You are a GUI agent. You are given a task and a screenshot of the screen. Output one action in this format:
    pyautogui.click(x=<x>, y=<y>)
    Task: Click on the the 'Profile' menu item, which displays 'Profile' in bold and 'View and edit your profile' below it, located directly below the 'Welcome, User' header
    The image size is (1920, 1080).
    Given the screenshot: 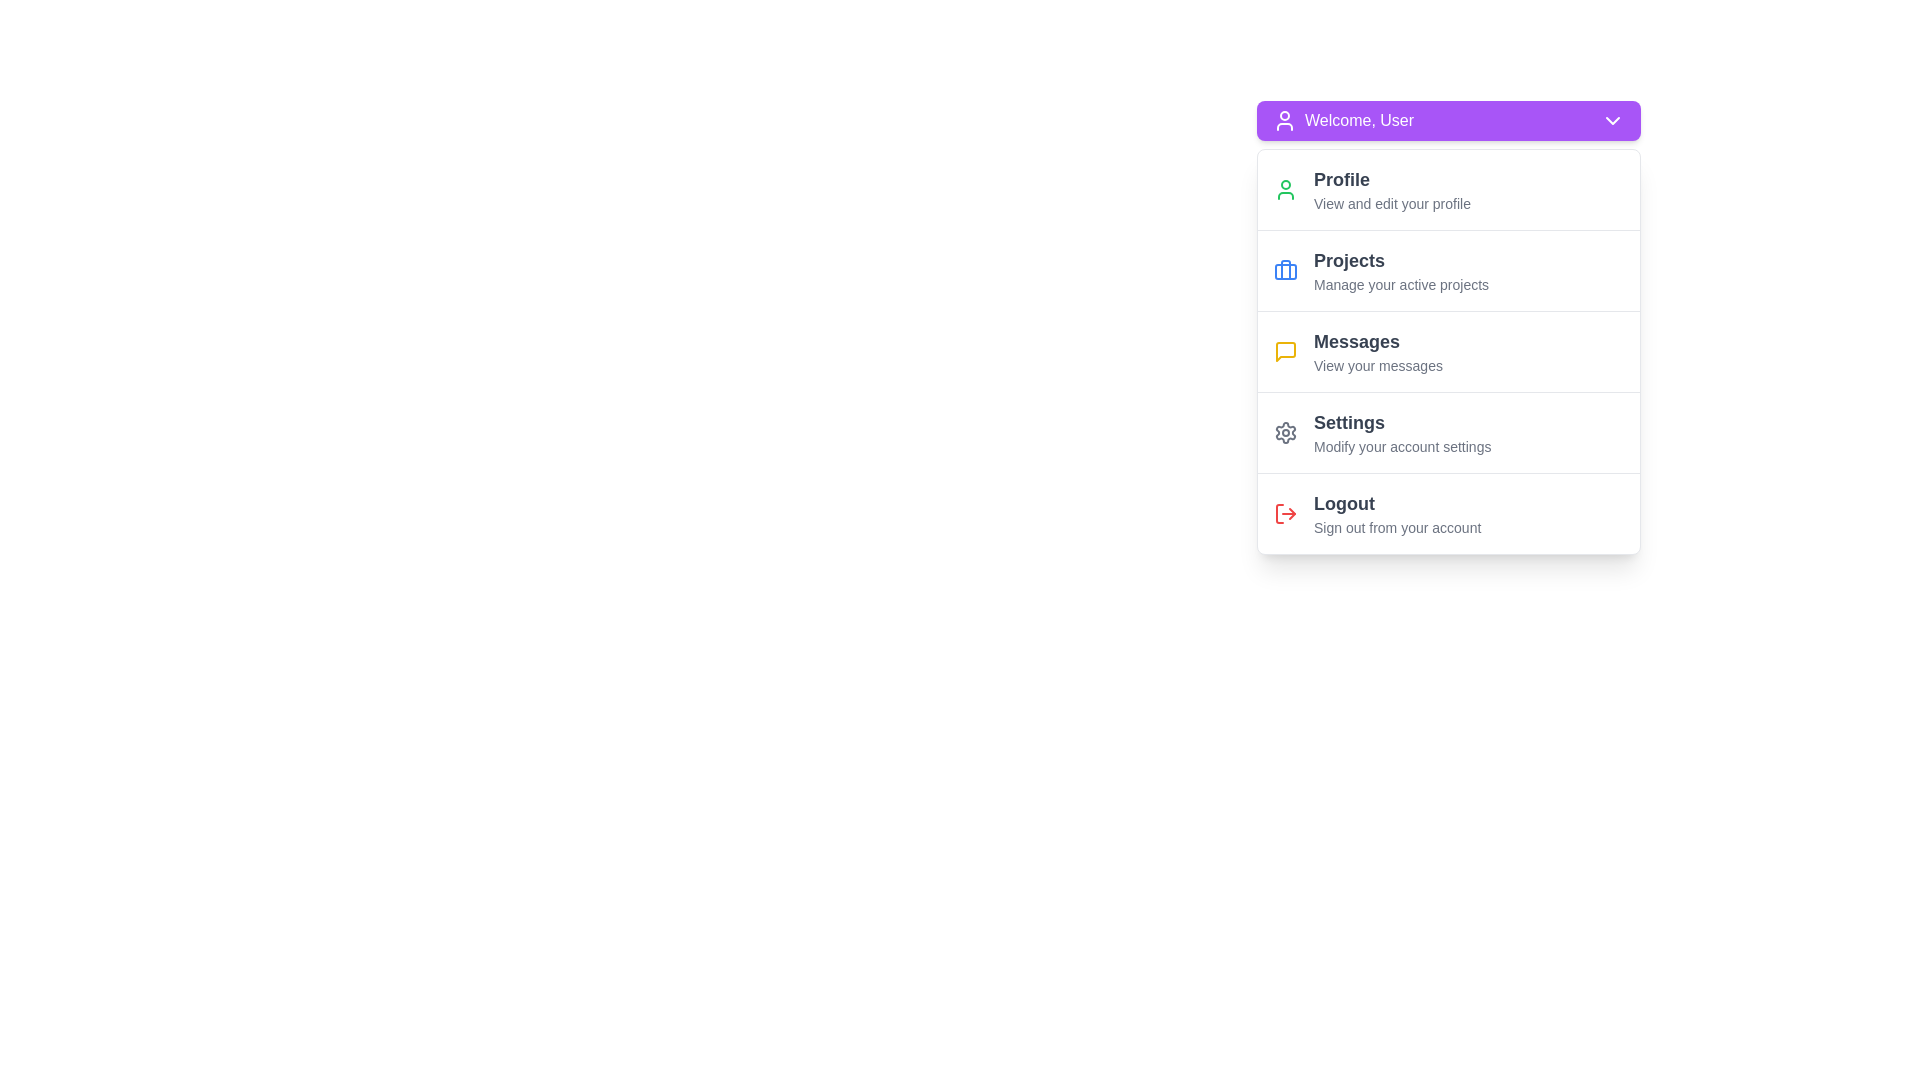 What is the action you would take?
    pyautogui.click(x=1449, y=189)
    